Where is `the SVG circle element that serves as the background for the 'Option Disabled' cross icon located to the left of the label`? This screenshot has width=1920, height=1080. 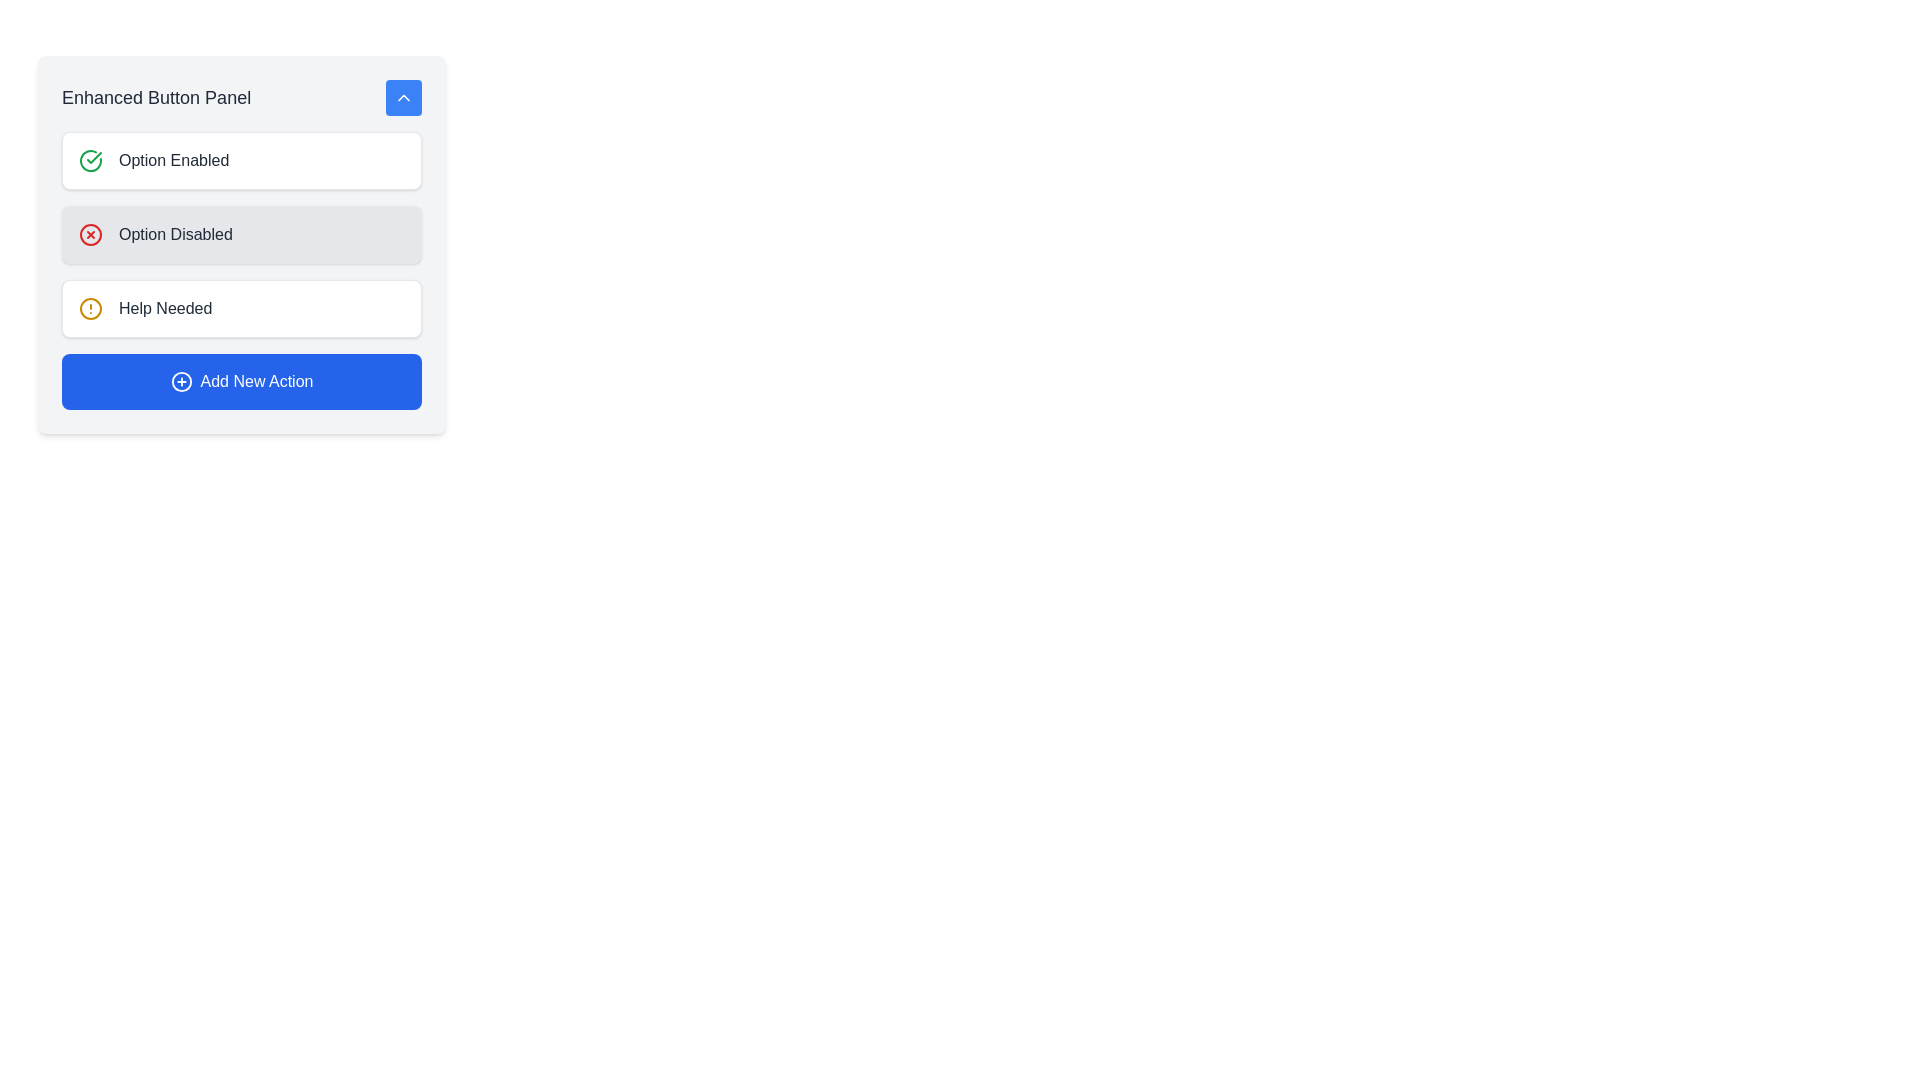 the SVG circle element that serves as the background for the 'Option Disabled' cross icon located to the left of the label is located at coordinates (90, 234).